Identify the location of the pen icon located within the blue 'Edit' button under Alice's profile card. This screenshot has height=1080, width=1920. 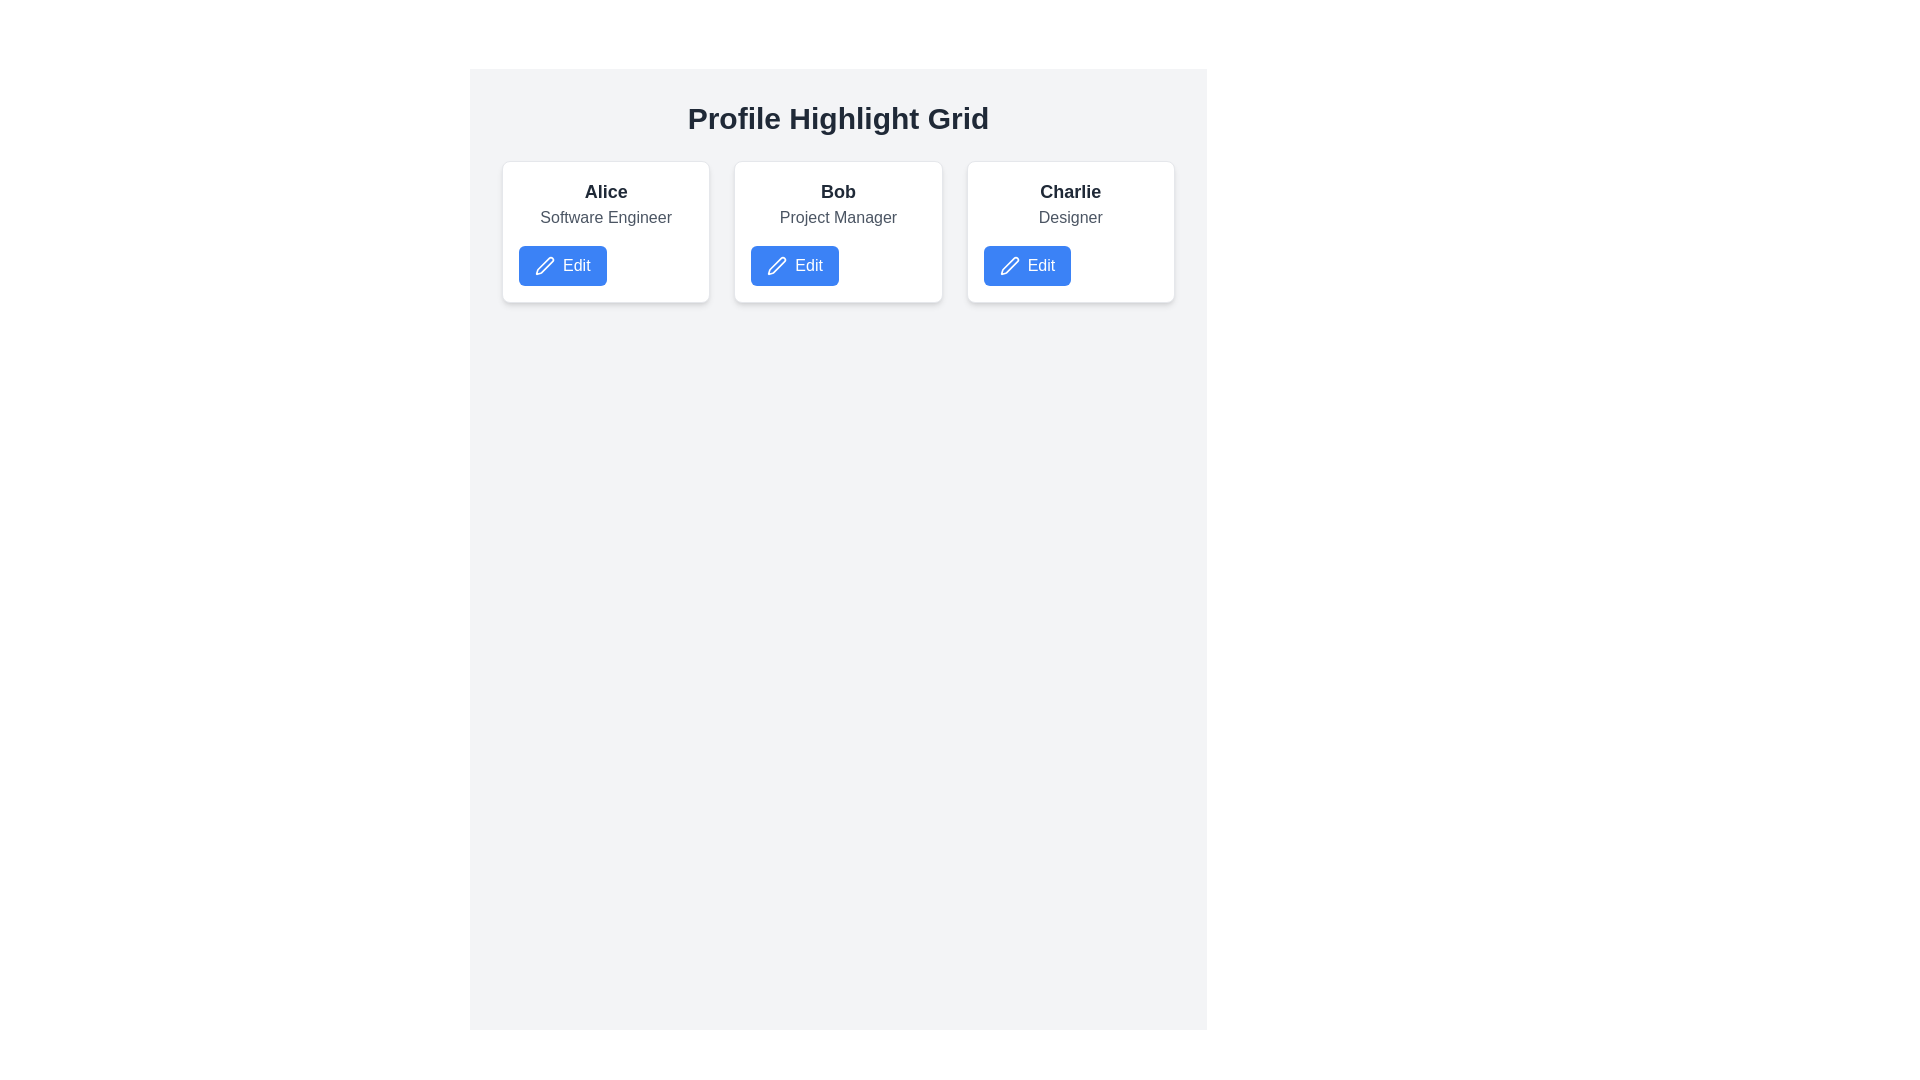
(545, 265).